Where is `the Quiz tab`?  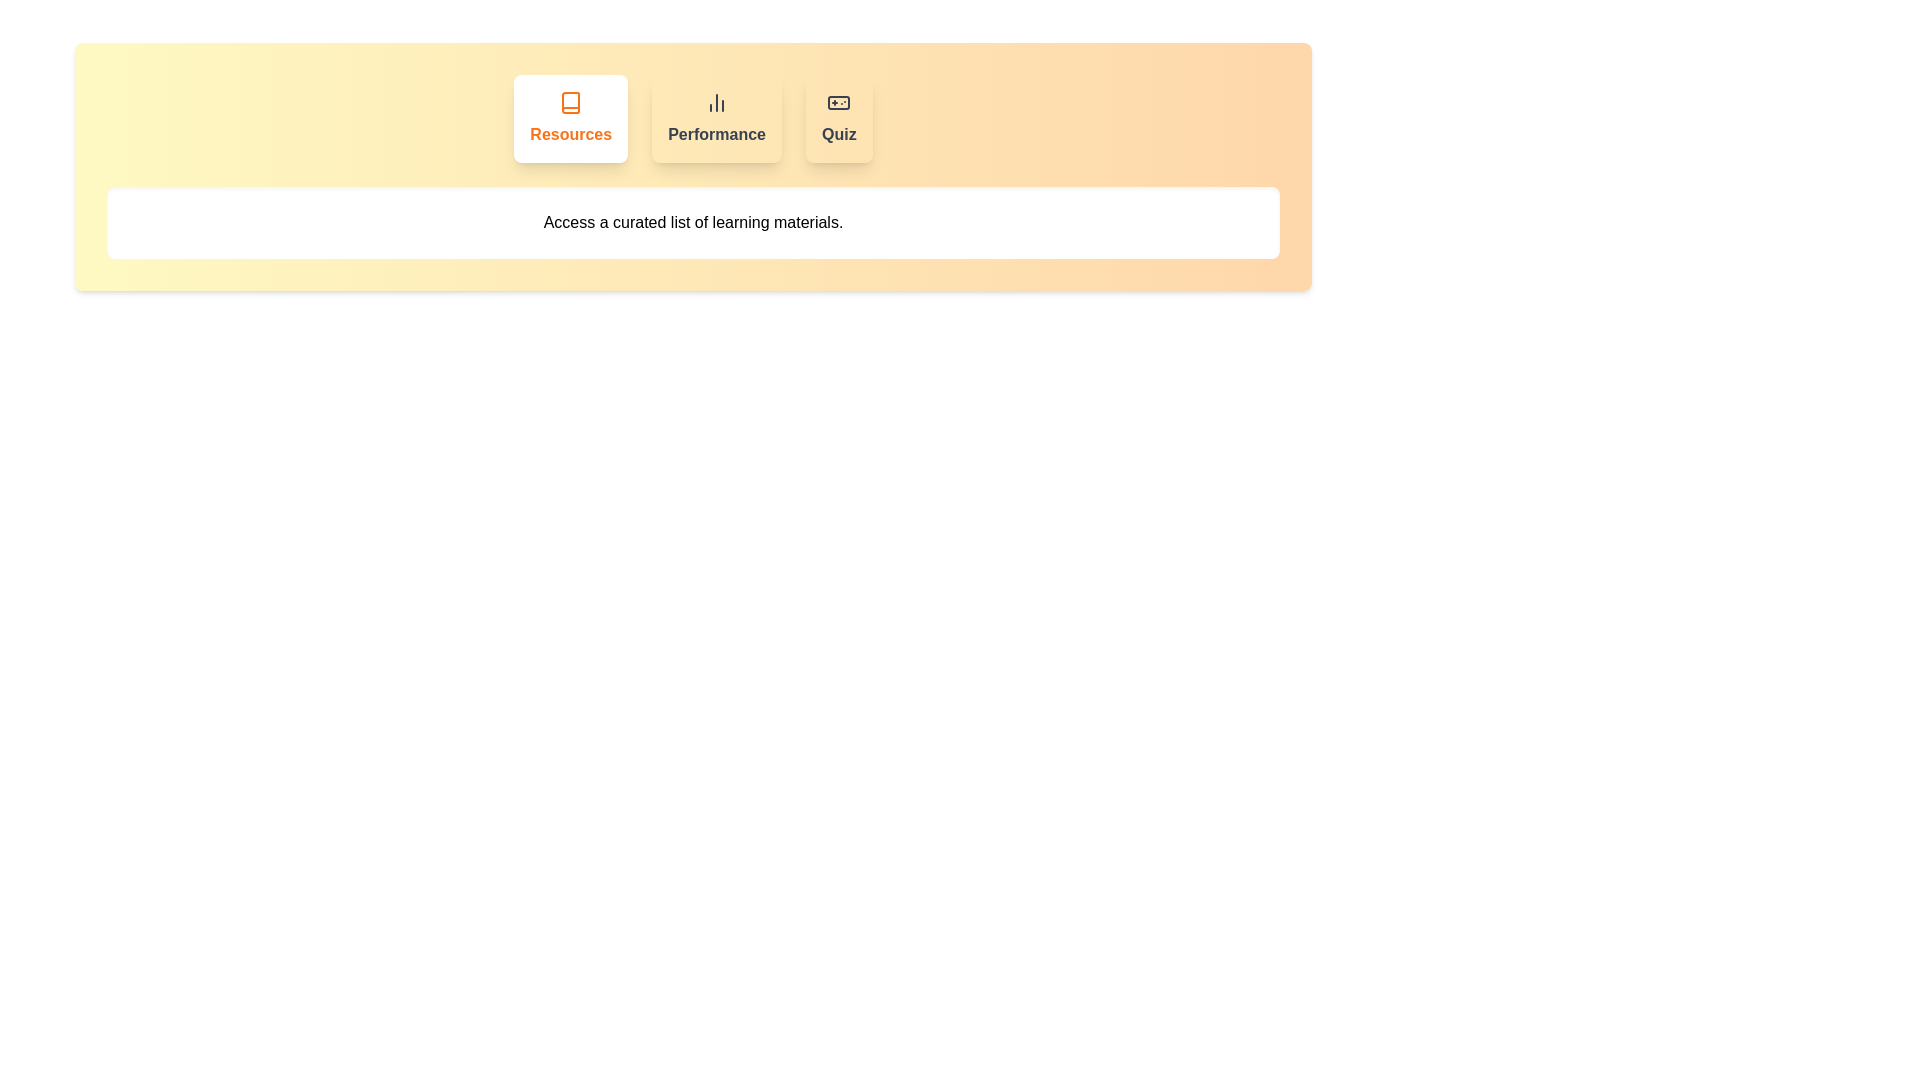
the Quiz tab is located at coordinates (839, 119).